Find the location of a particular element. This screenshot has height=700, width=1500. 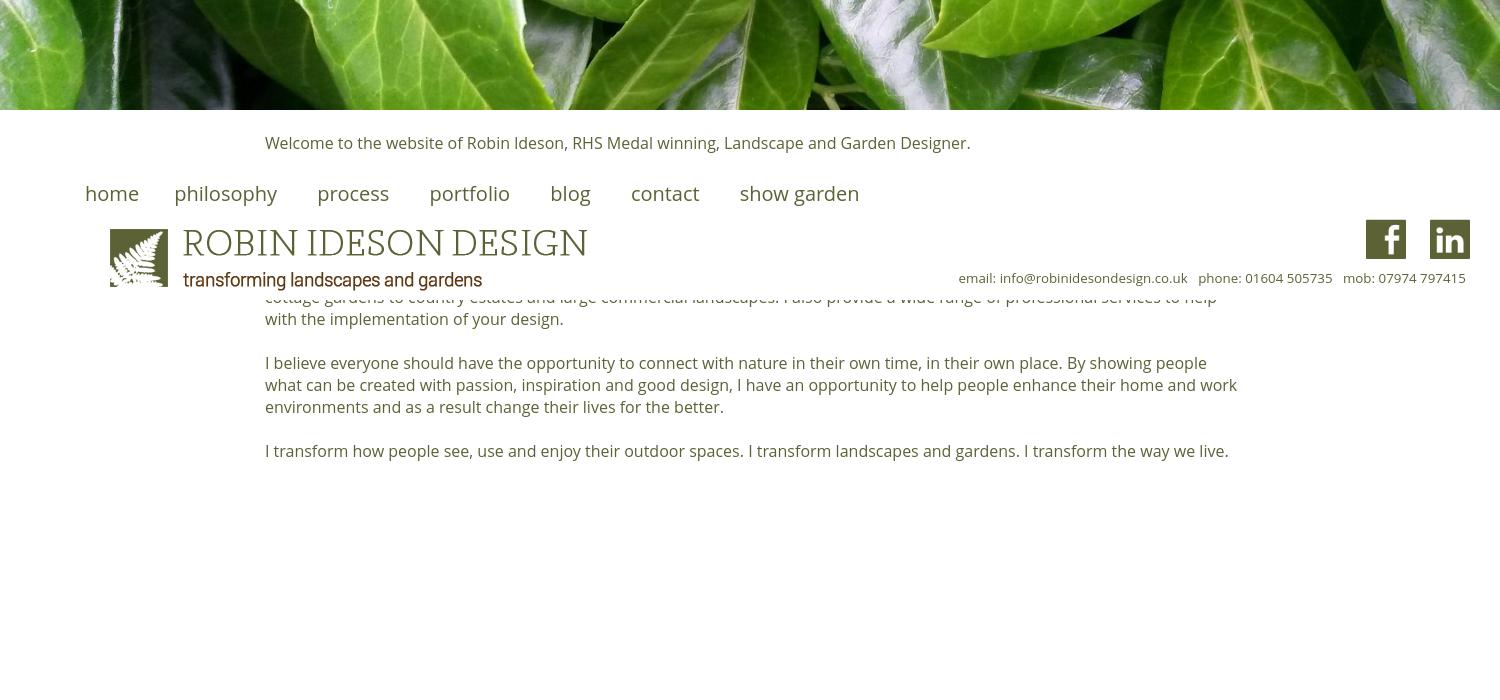

'Welcome to the website of Robin ldeson, RHS Medal winning, Landscape and Garden Designer.' is located at coordinates (616, 143).